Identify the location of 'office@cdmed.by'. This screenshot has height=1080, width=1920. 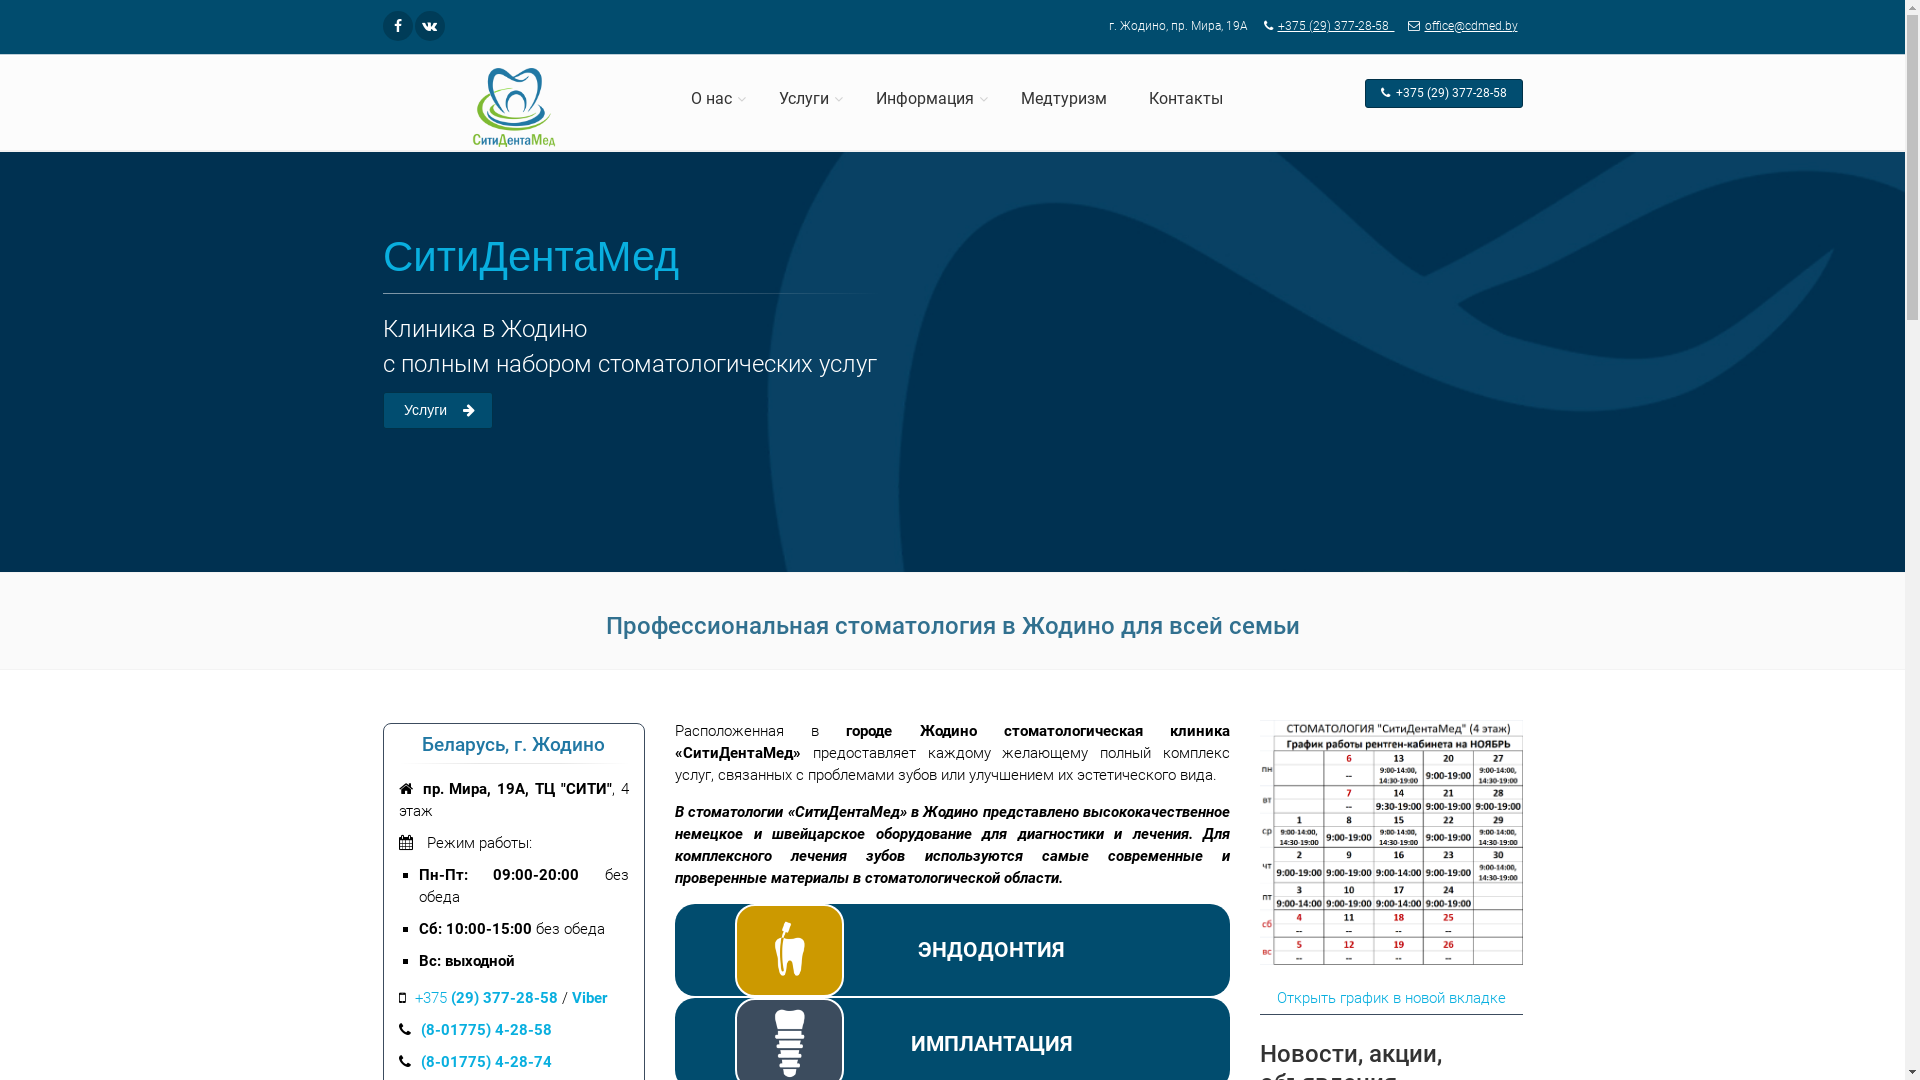
(1458, 26).